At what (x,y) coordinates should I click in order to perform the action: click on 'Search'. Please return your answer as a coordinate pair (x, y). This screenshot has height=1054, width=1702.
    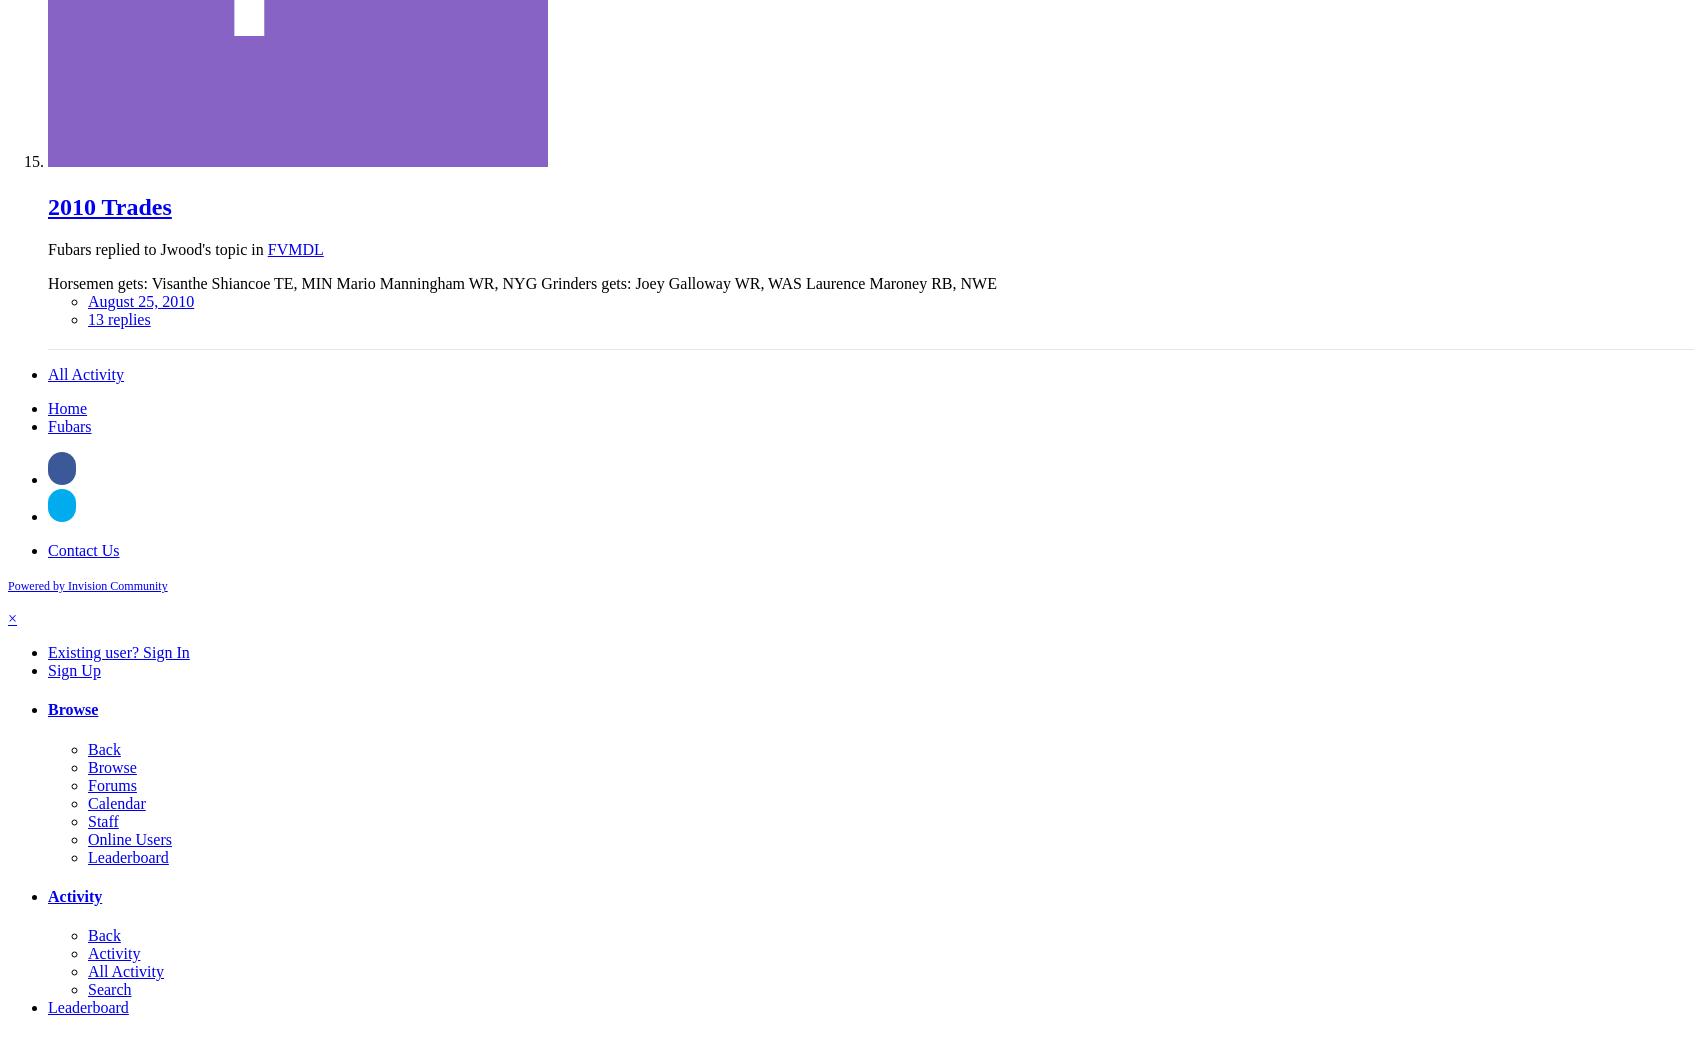
    Looking at the image, I should click on (109, 989).